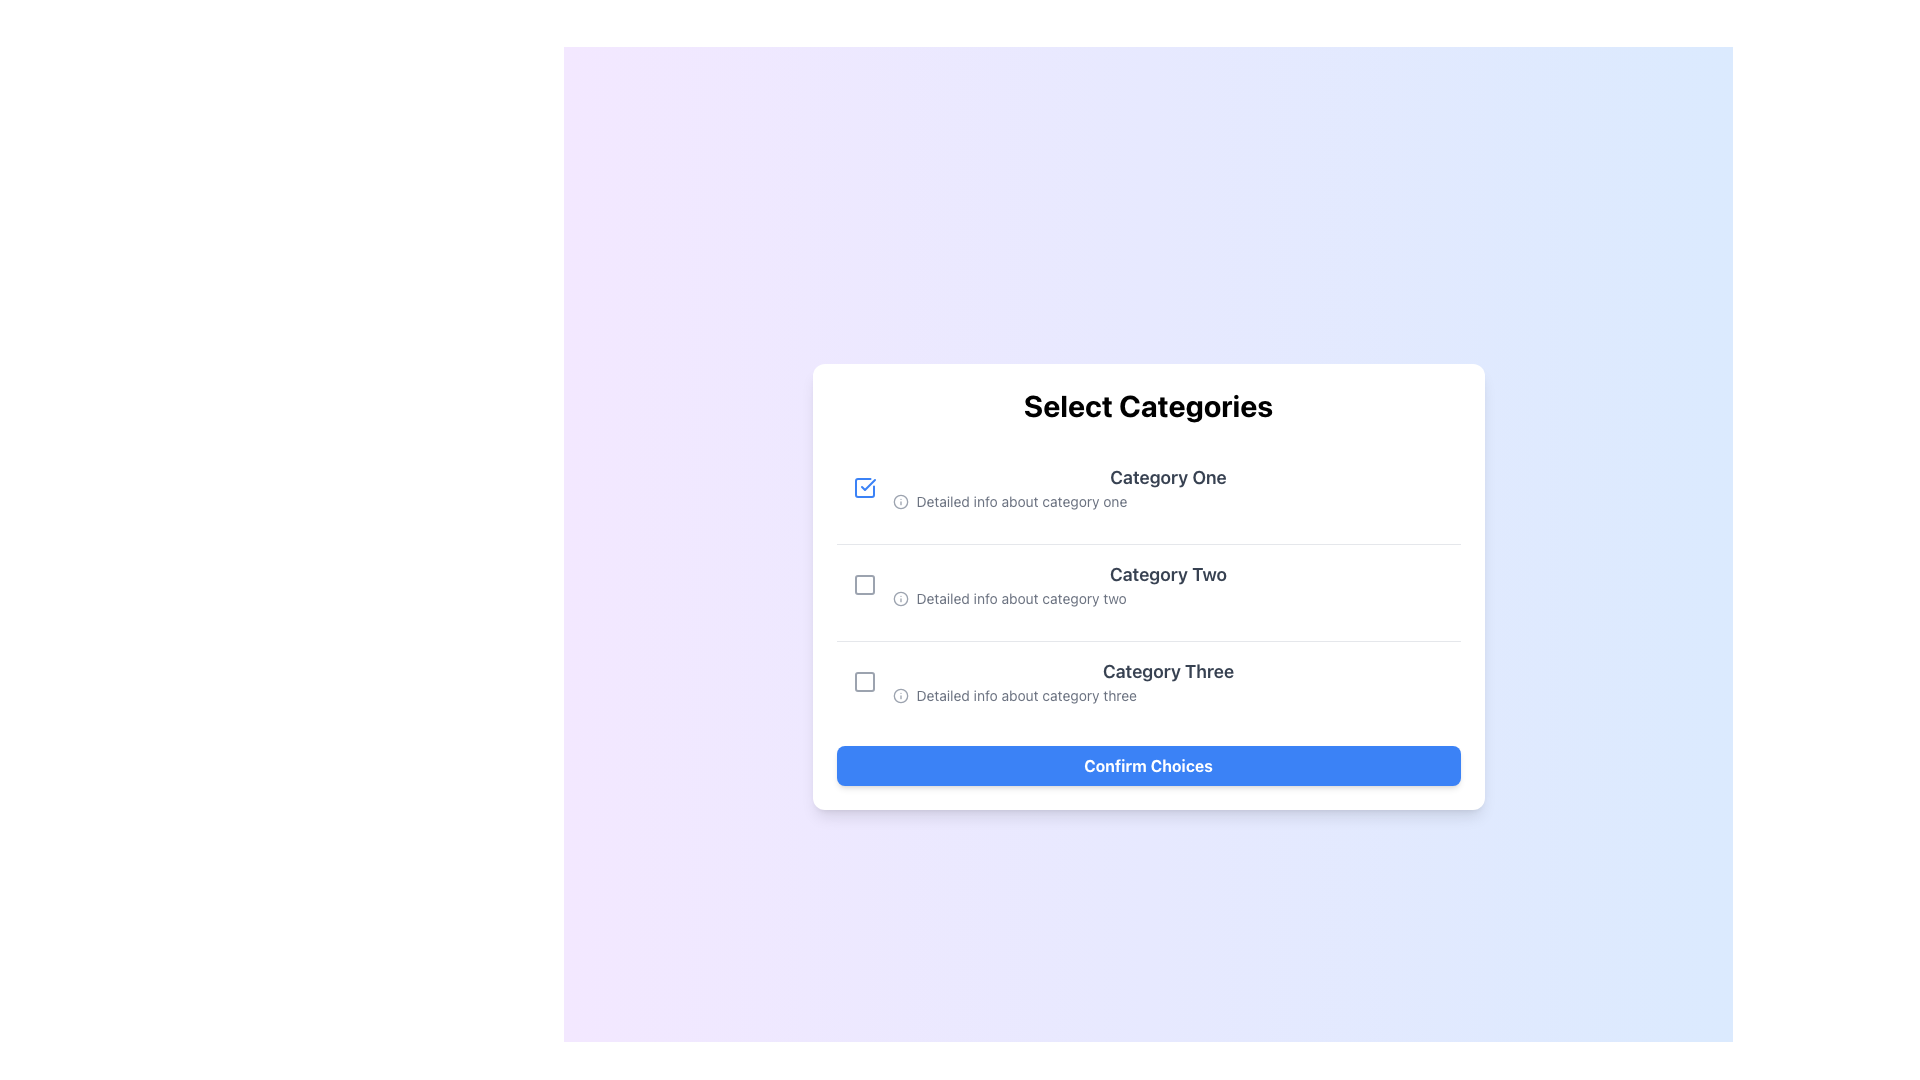 Image resolution: width=1920 pixels, height=1080 pixels. Describe the element at coordinates (864, 681) in the screenshot. I see `the square checkbox located to the left of the 'Category Three' title to observe any hover effects` at that location.